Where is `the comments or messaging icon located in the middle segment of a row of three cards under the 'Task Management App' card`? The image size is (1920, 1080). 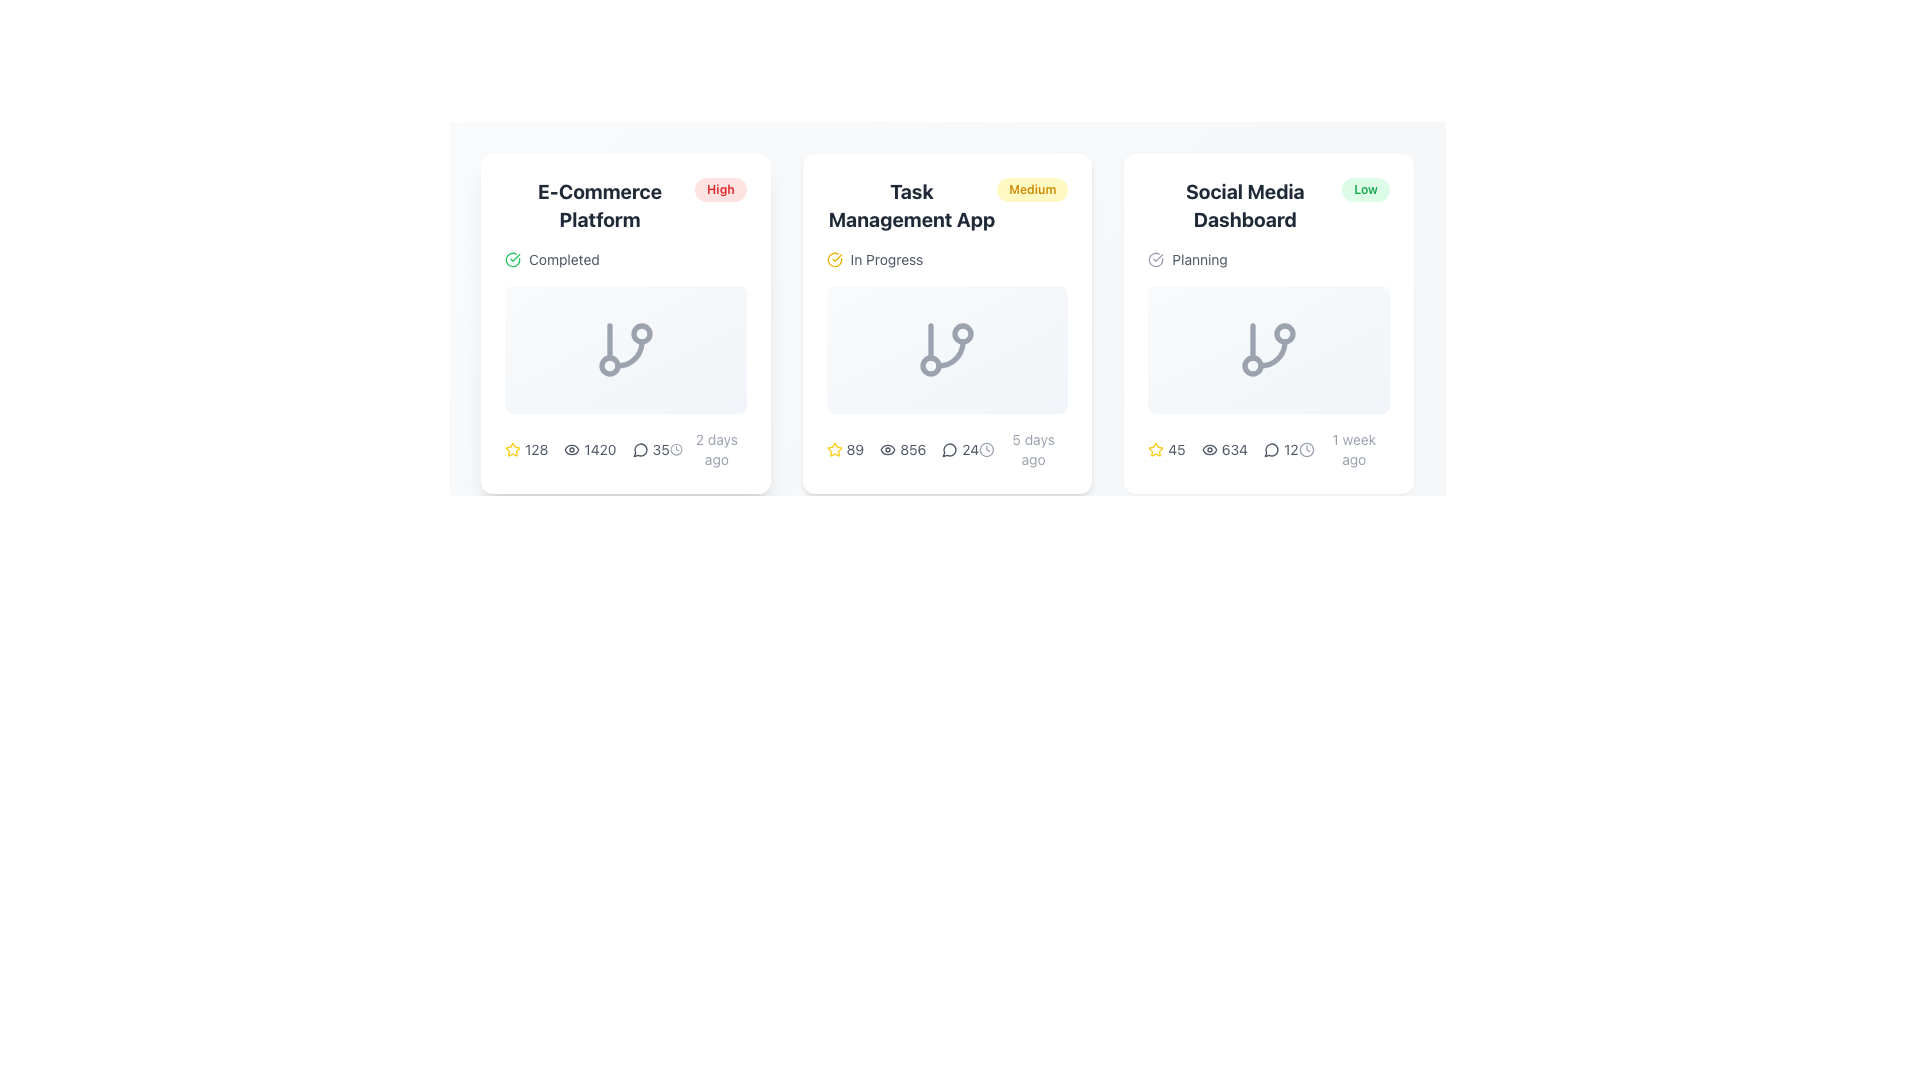
the comments or messaging icon located in the middle segment of a row of three cards under the 'Task Management App' card is located at coordinates (949, 450).